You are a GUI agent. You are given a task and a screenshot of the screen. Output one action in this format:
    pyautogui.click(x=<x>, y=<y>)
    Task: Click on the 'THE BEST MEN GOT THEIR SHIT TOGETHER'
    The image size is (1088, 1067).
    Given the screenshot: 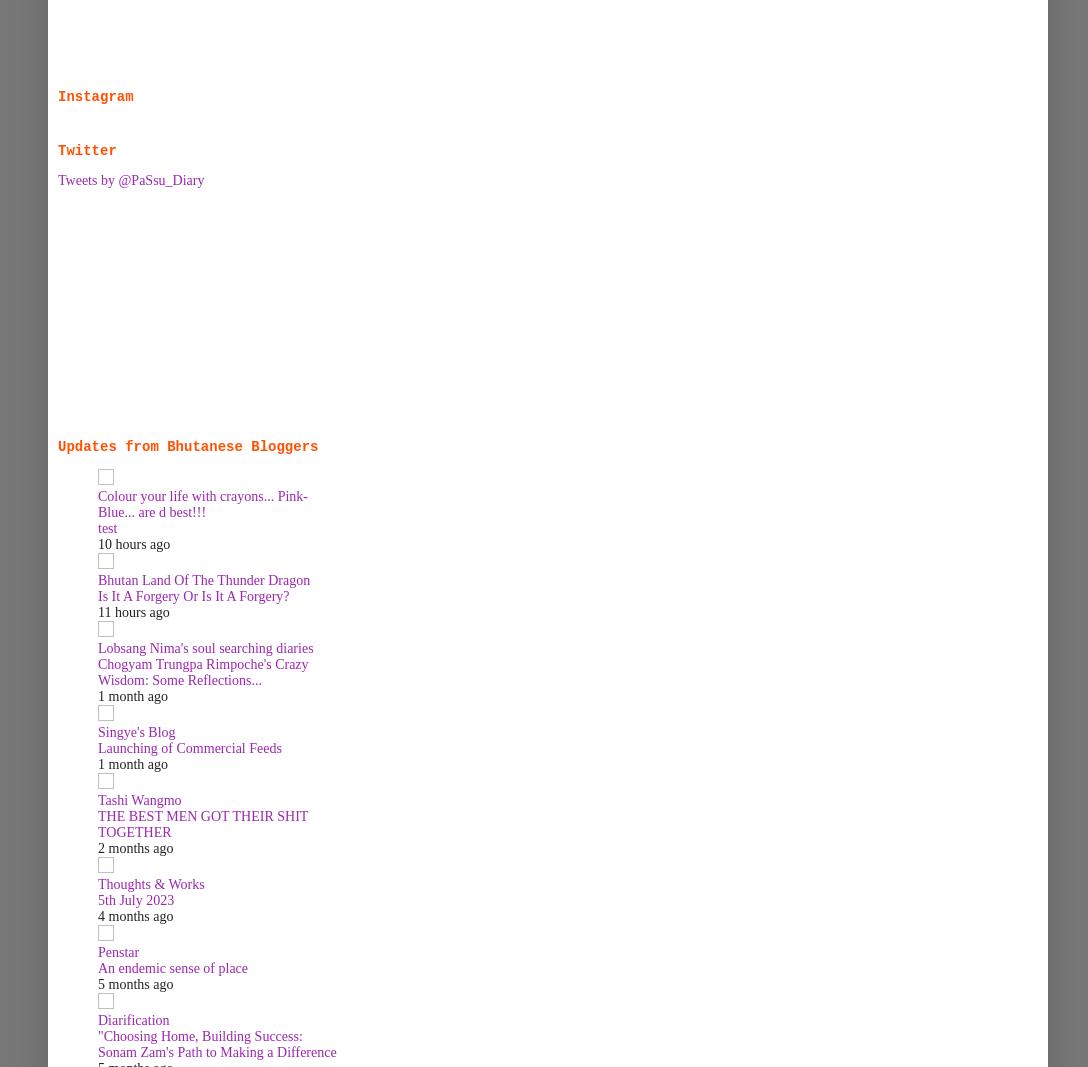 What is the action you would take?
    pyautogui.click(x=202, y=823)
    